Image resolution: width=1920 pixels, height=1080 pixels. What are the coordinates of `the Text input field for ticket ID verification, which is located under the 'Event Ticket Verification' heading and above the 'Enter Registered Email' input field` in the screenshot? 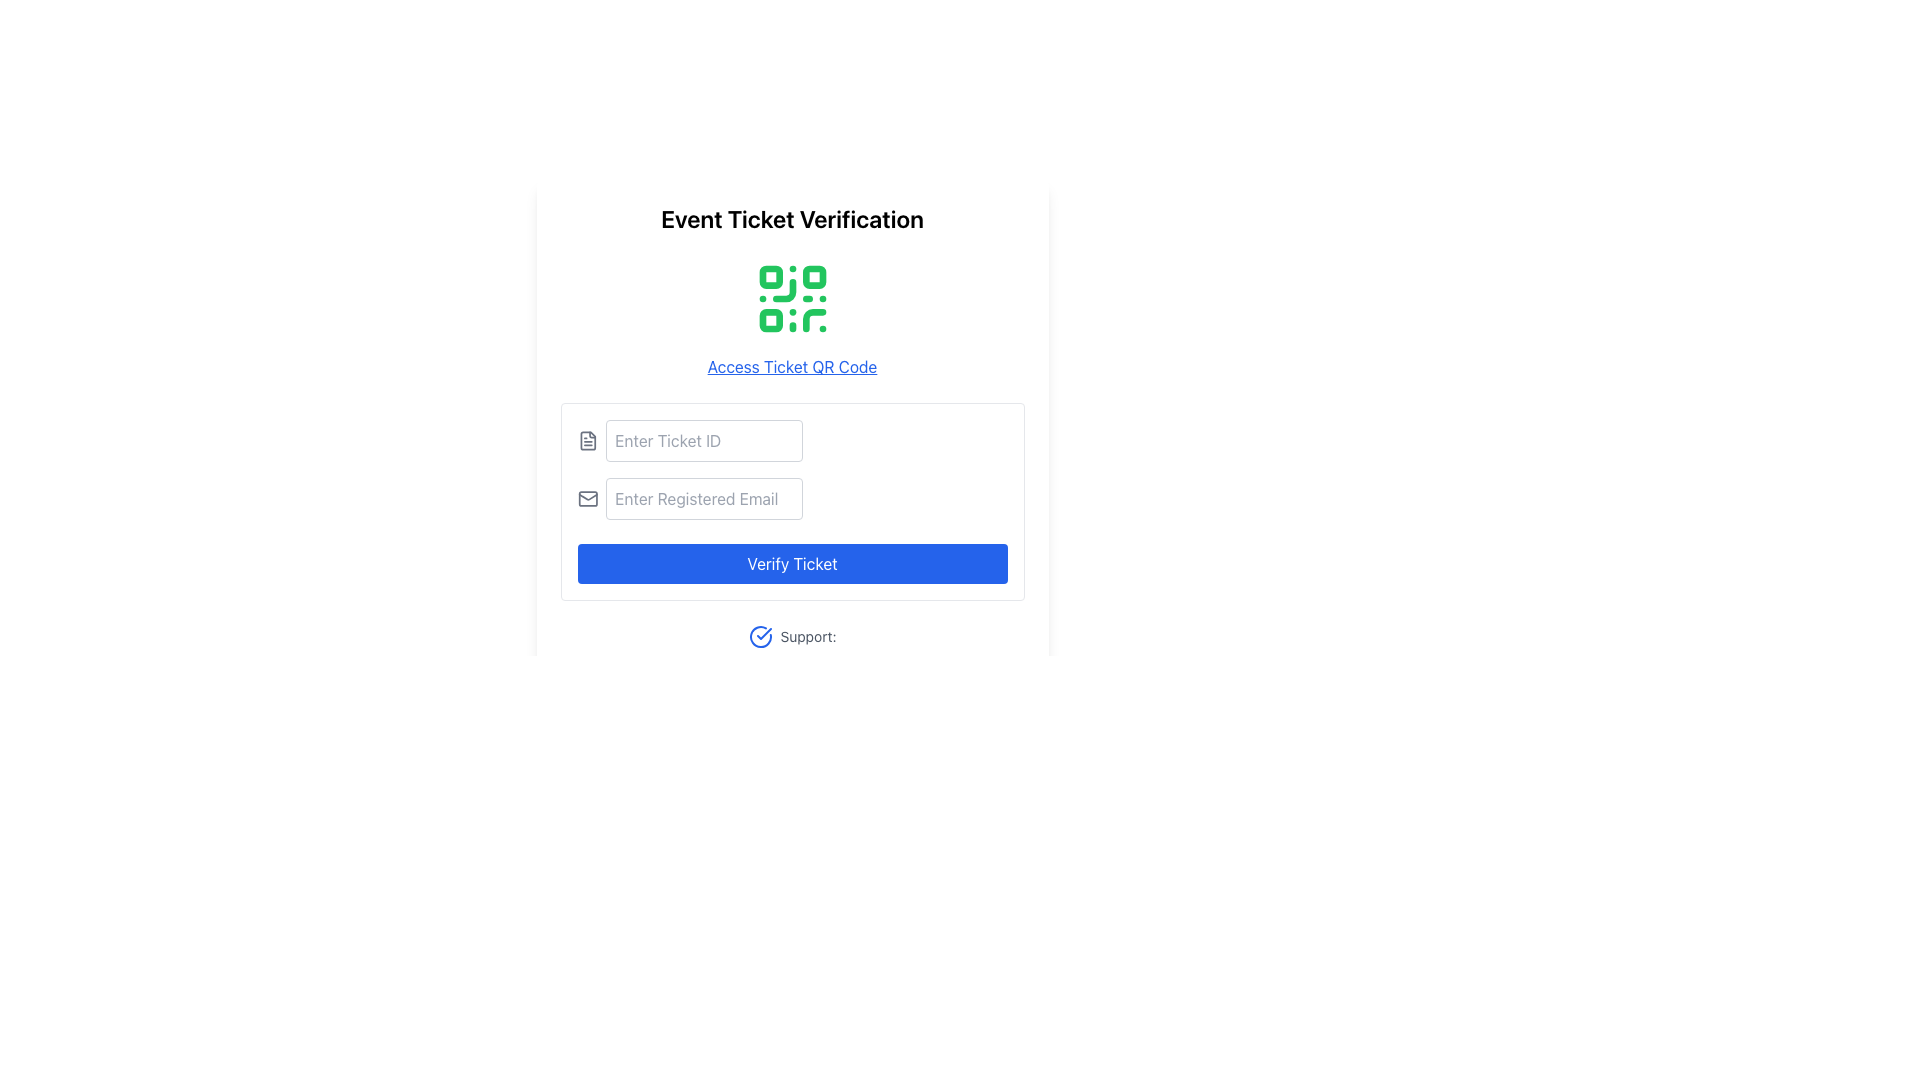 It's located at (690, 439).